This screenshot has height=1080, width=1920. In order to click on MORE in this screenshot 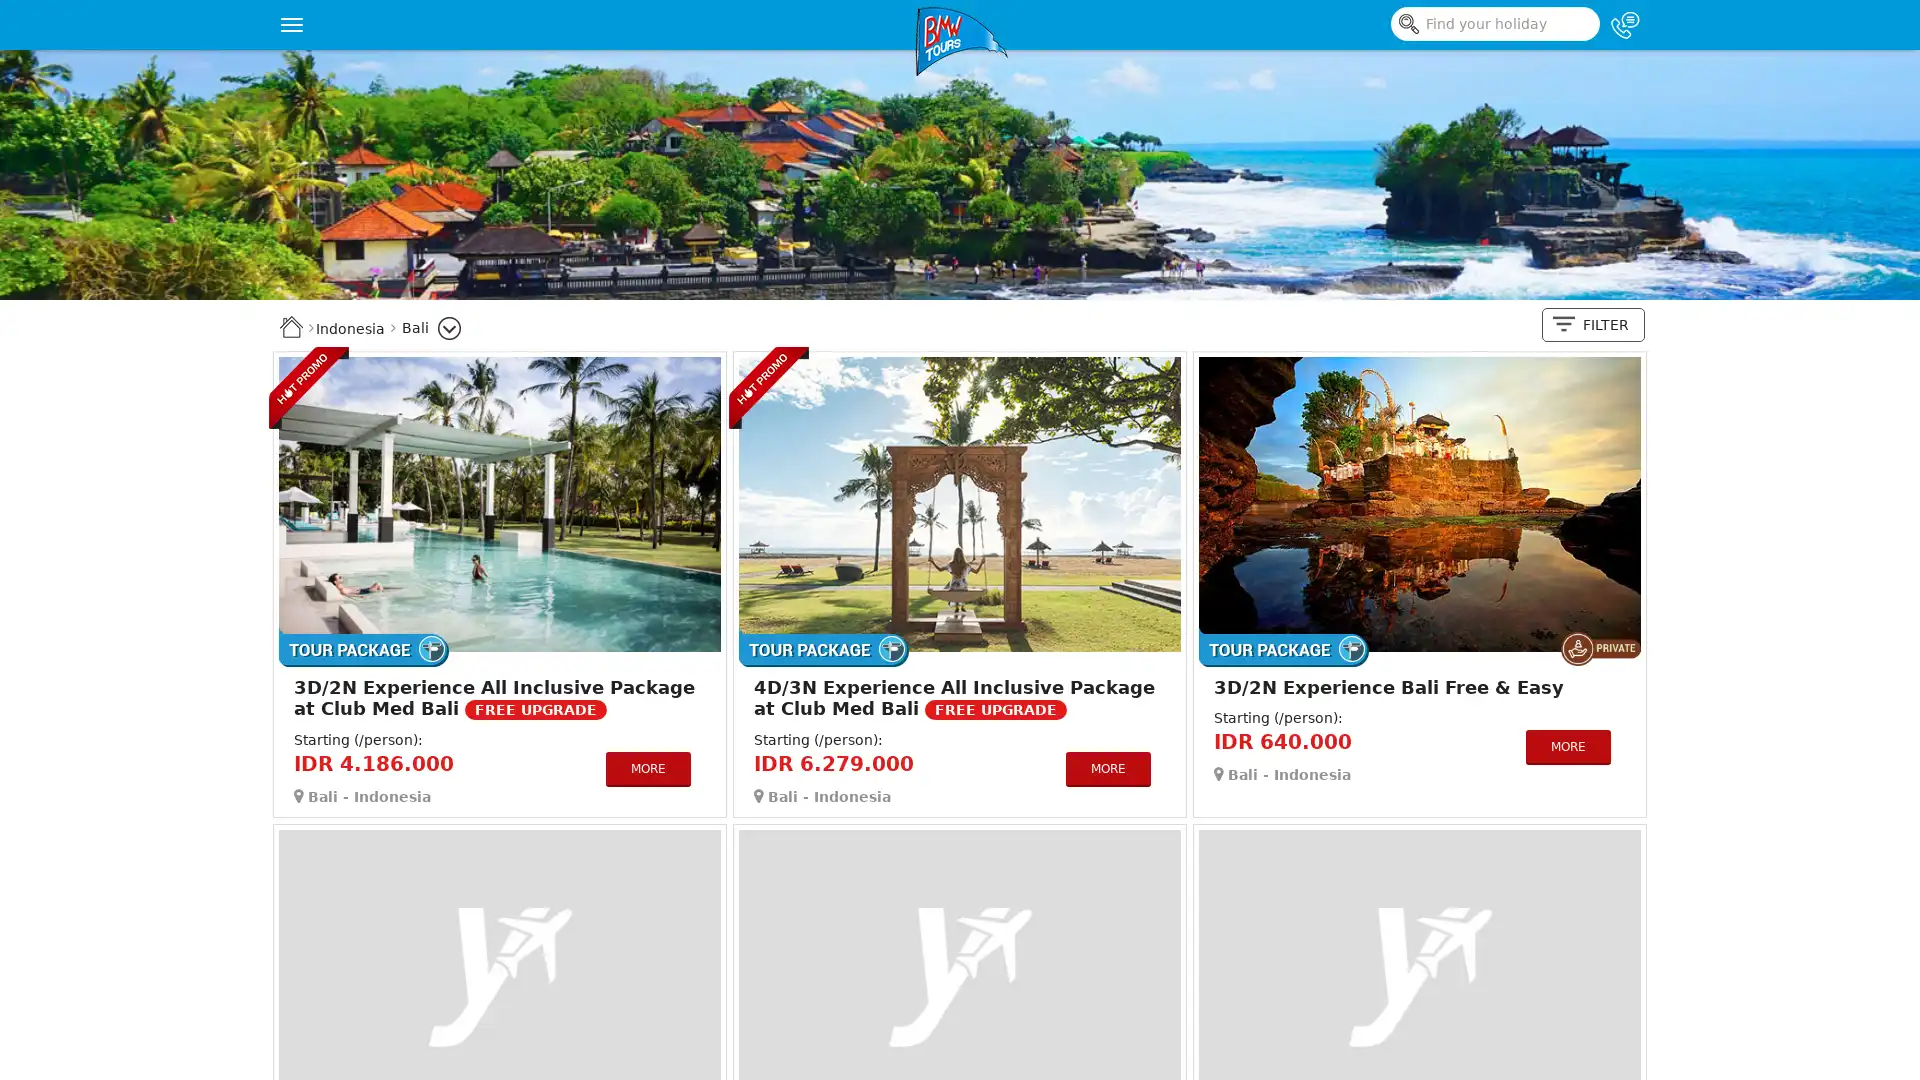, I will do `click(1566, 746)`.